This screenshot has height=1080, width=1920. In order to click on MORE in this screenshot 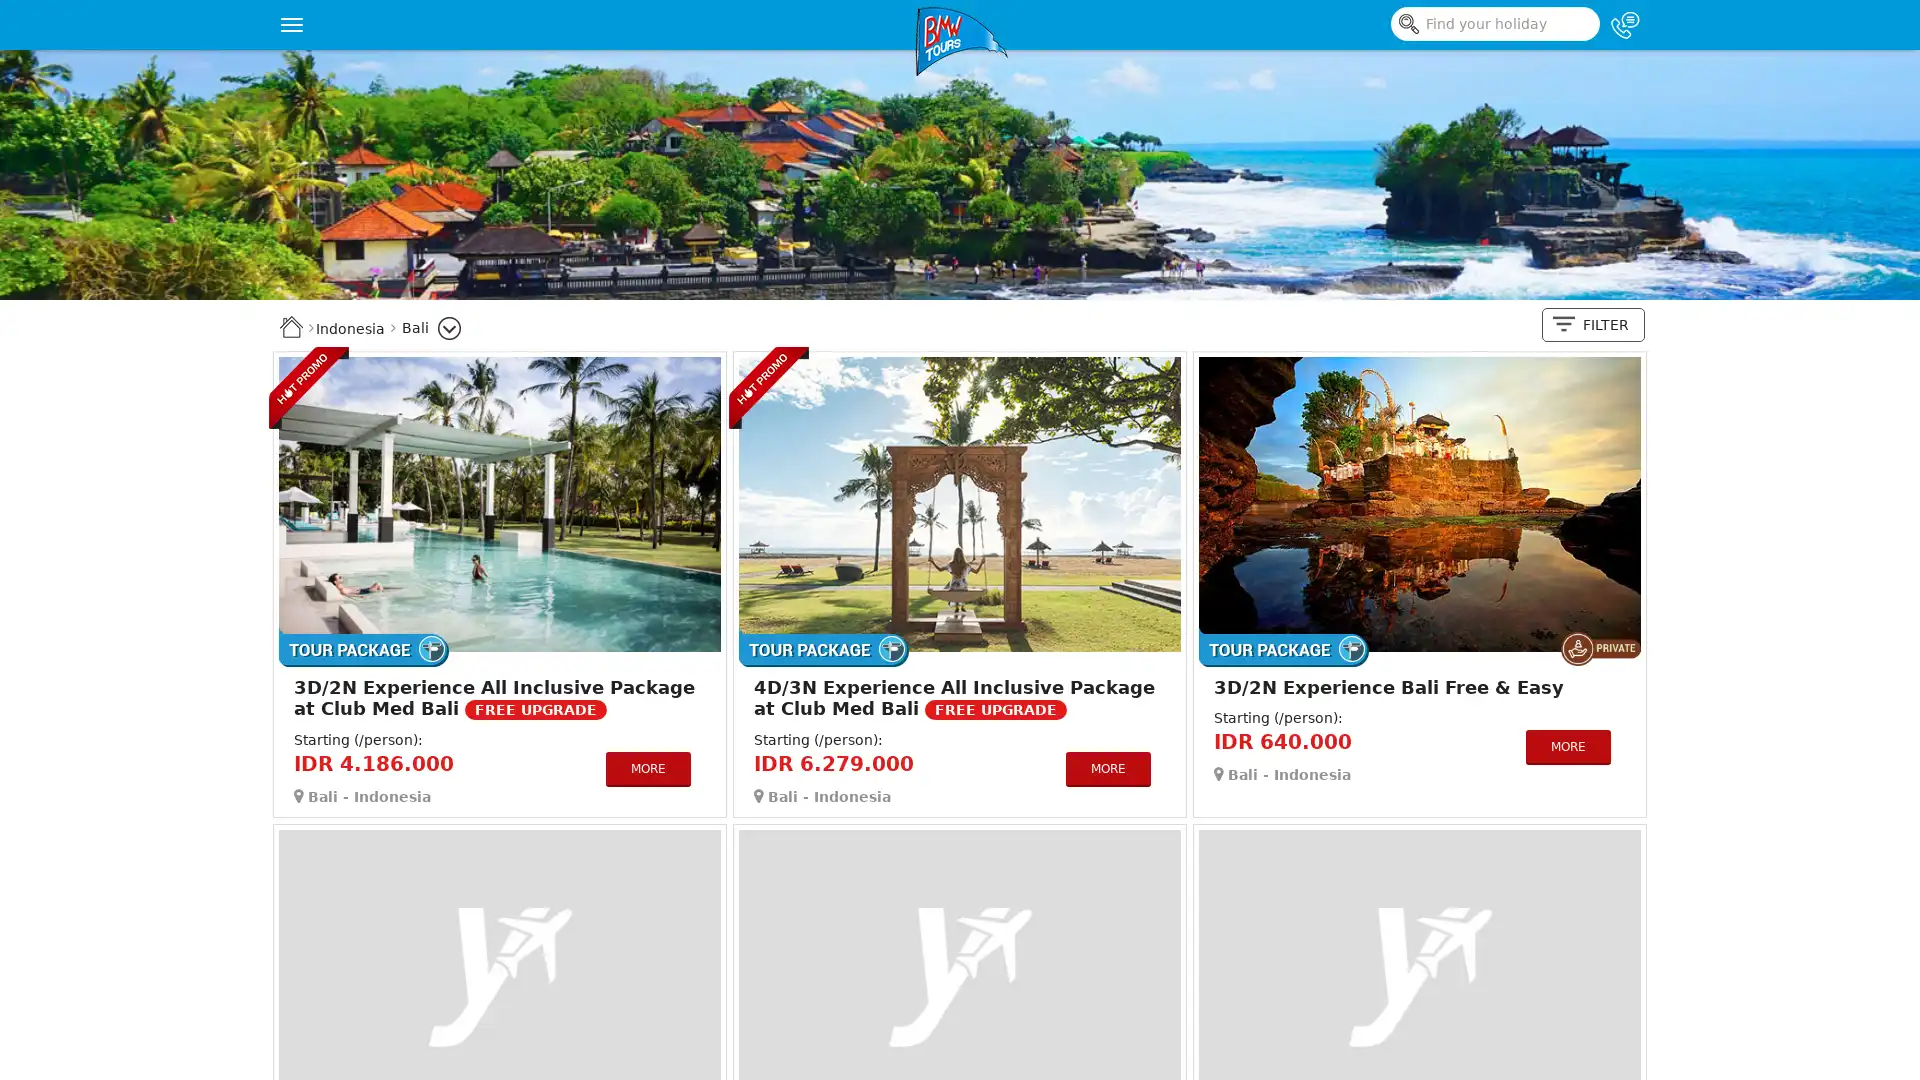, I will do `click(1566, 746)`.